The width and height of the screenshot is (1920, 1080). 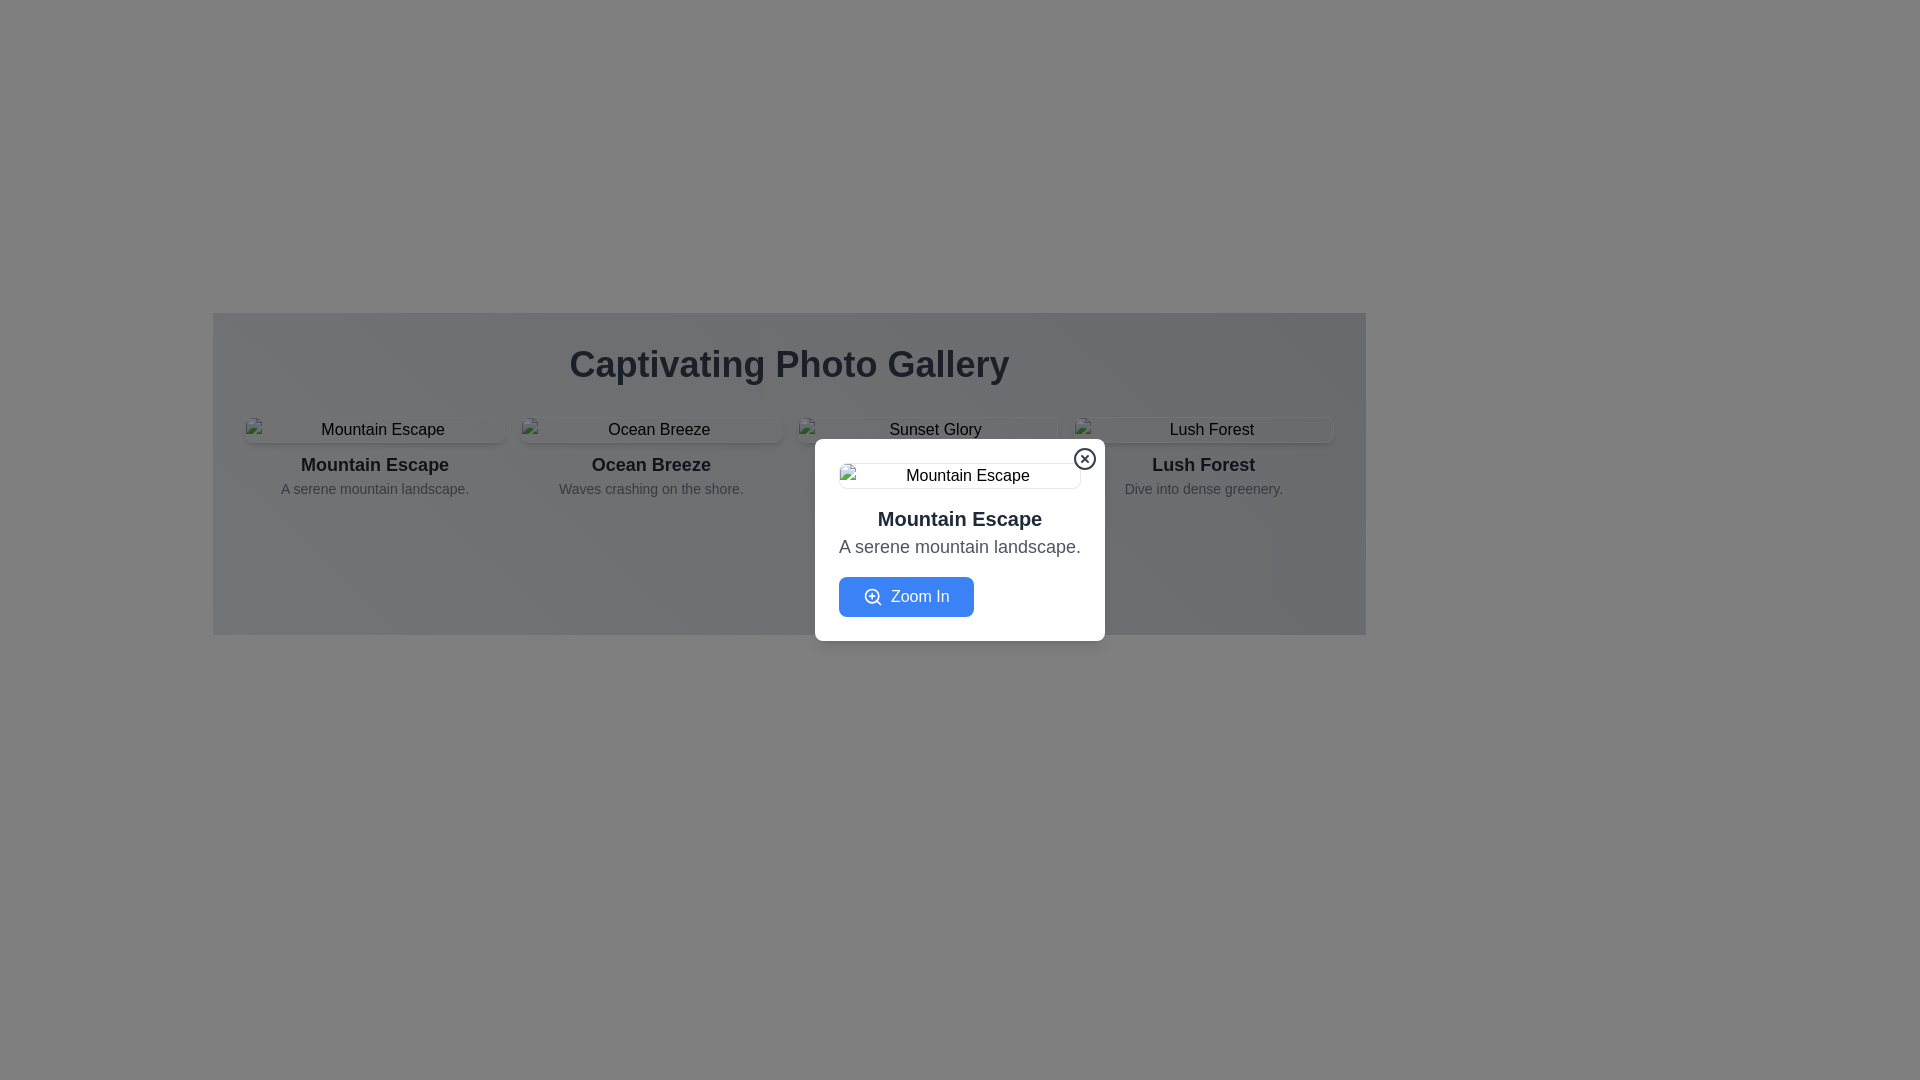 I want to click on information presented in the text block titled 'Lush Forest' which includes the header in bold and larger font and the description in a lighter gray shade, so click(x=1202, y=474).